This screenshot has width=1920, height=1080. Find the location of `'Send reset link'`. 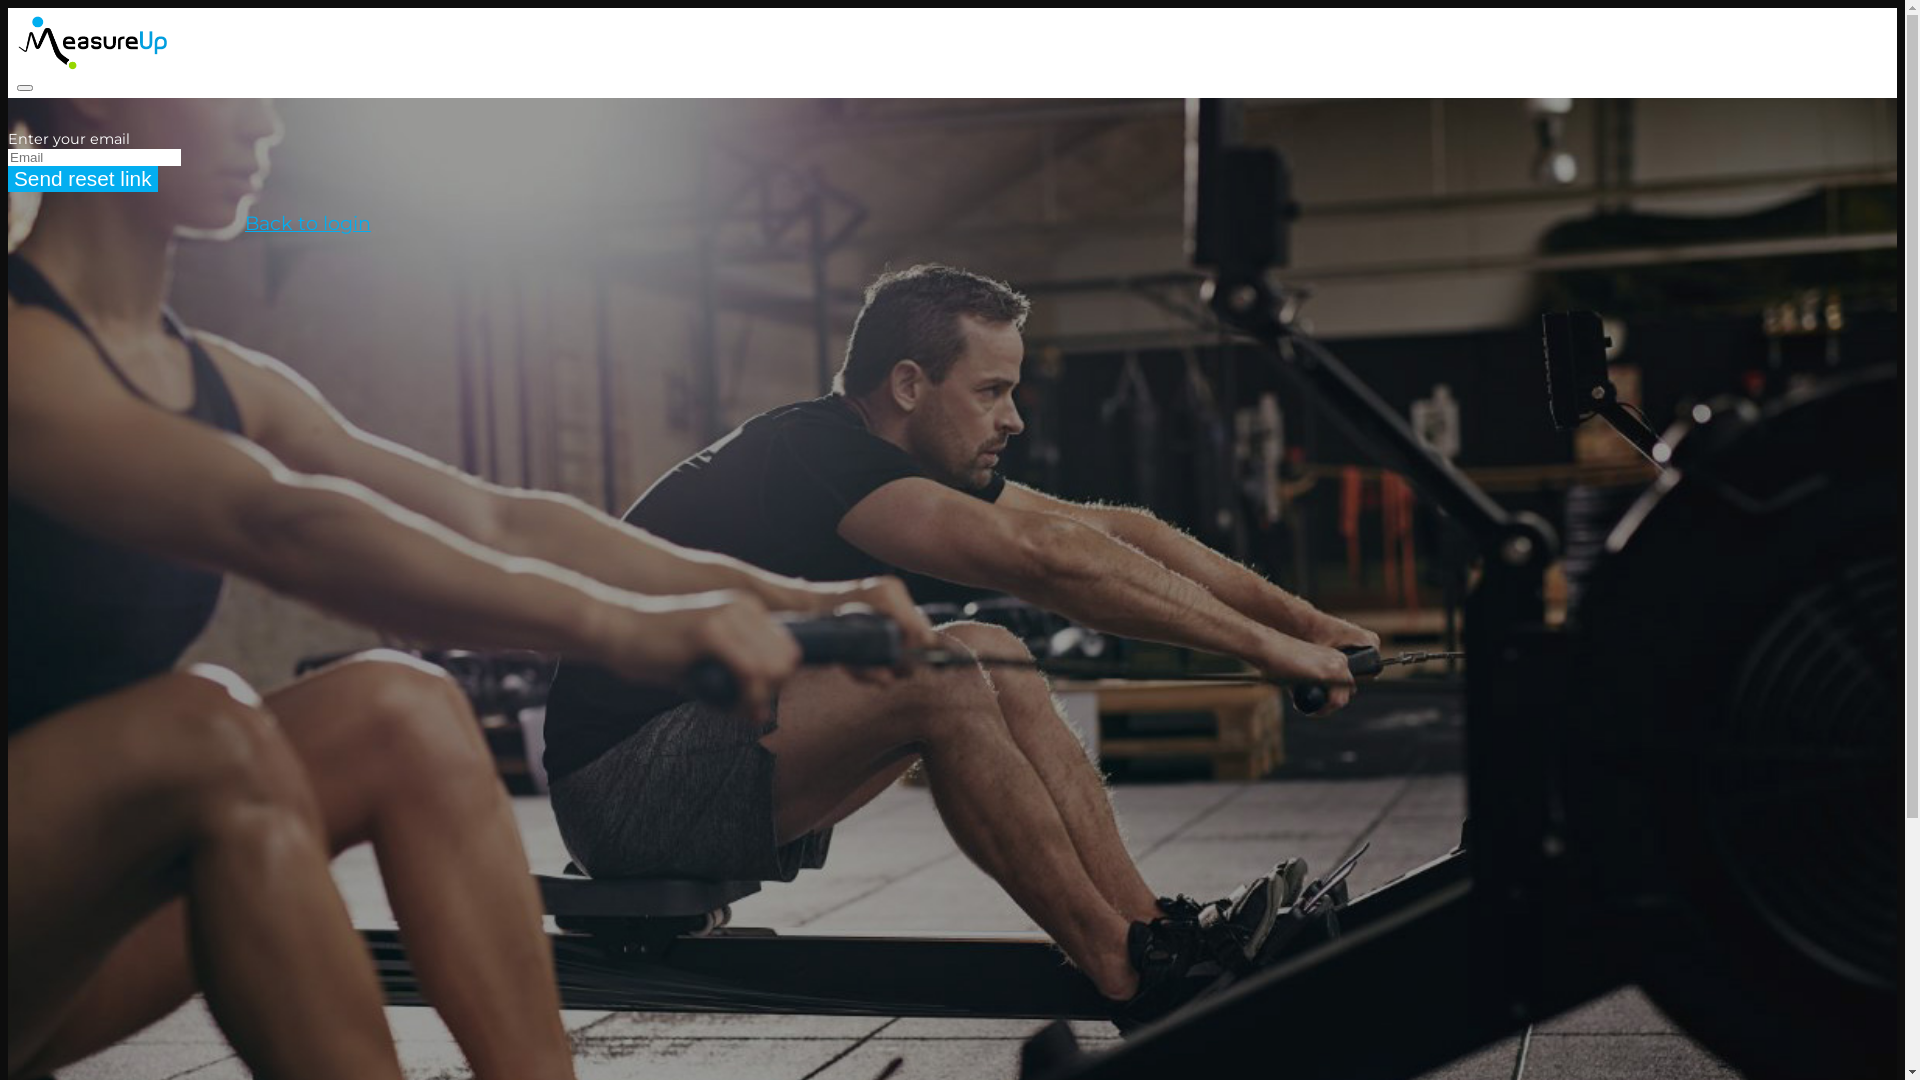

'Send reset link' is located at coordinates (8, 177).